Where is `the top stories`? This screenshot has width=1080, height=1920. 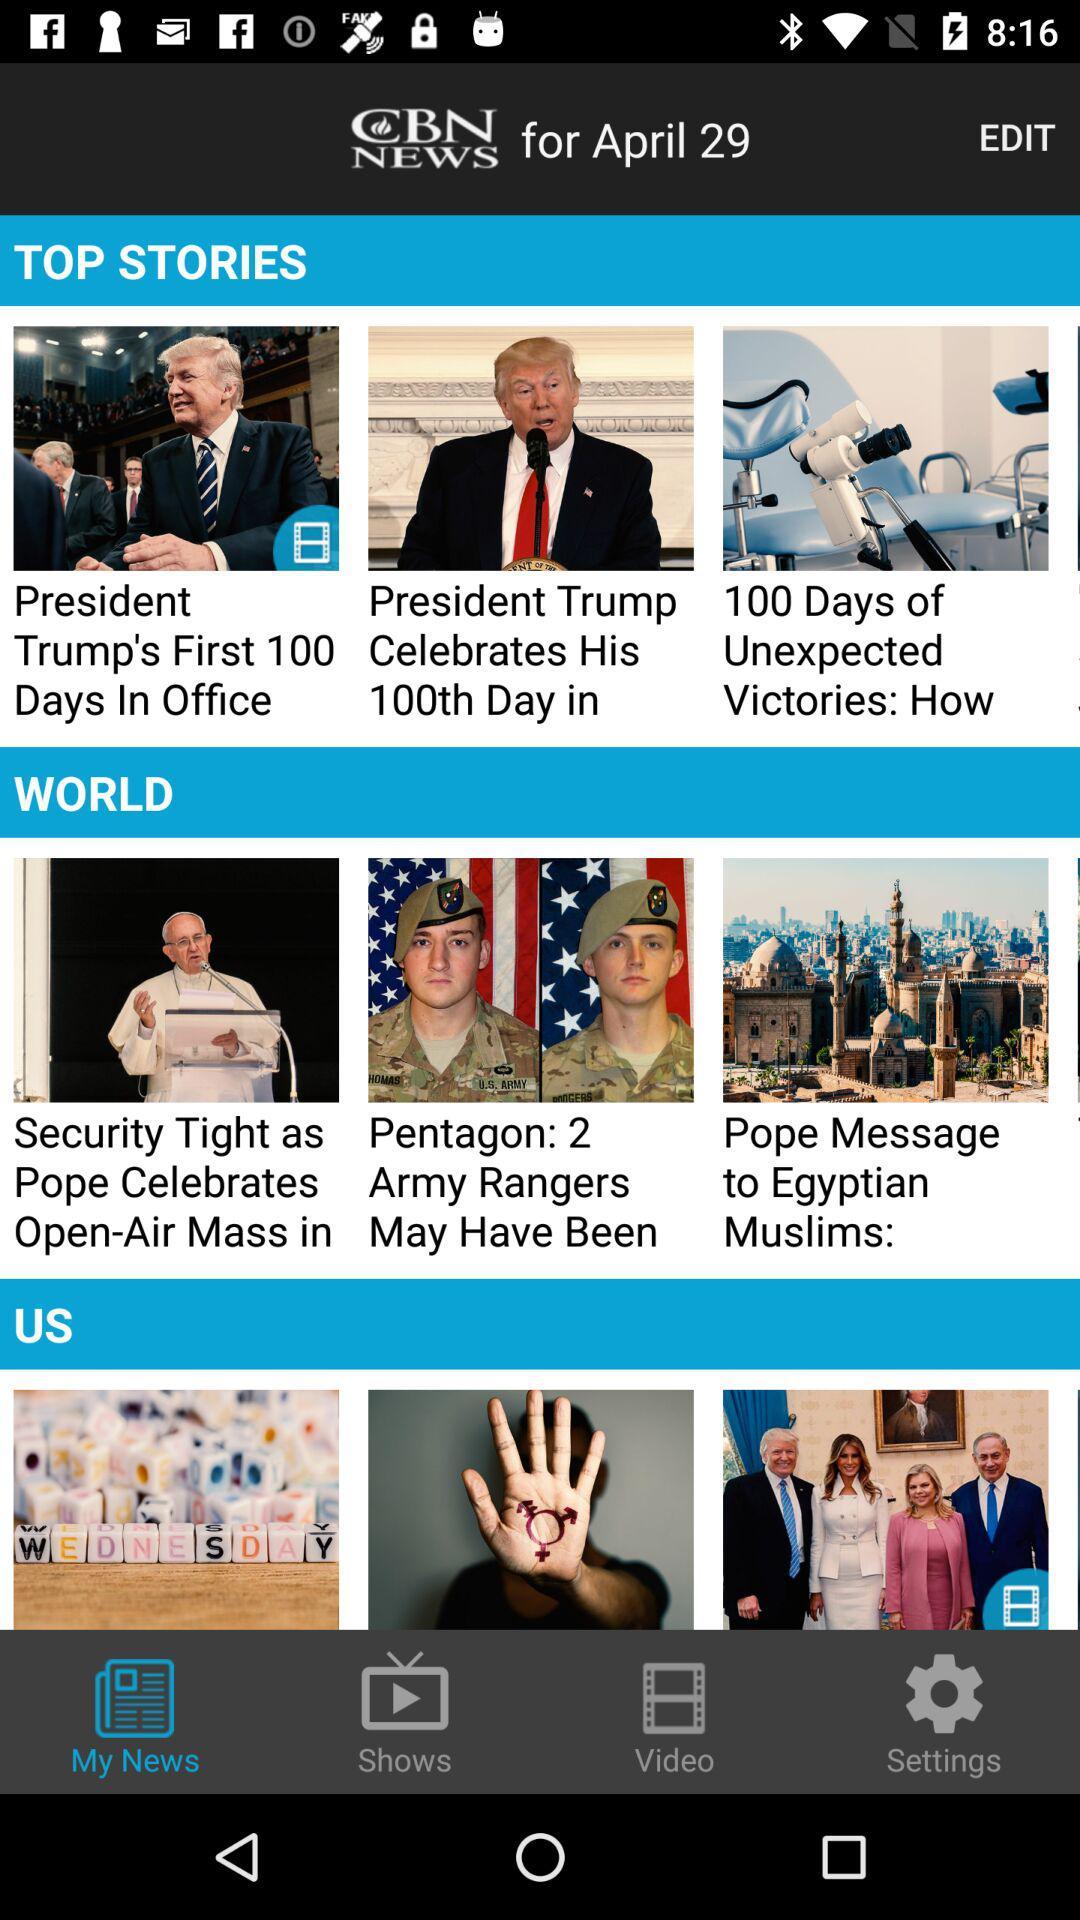
the top stories is located at coordinates (540, 259).